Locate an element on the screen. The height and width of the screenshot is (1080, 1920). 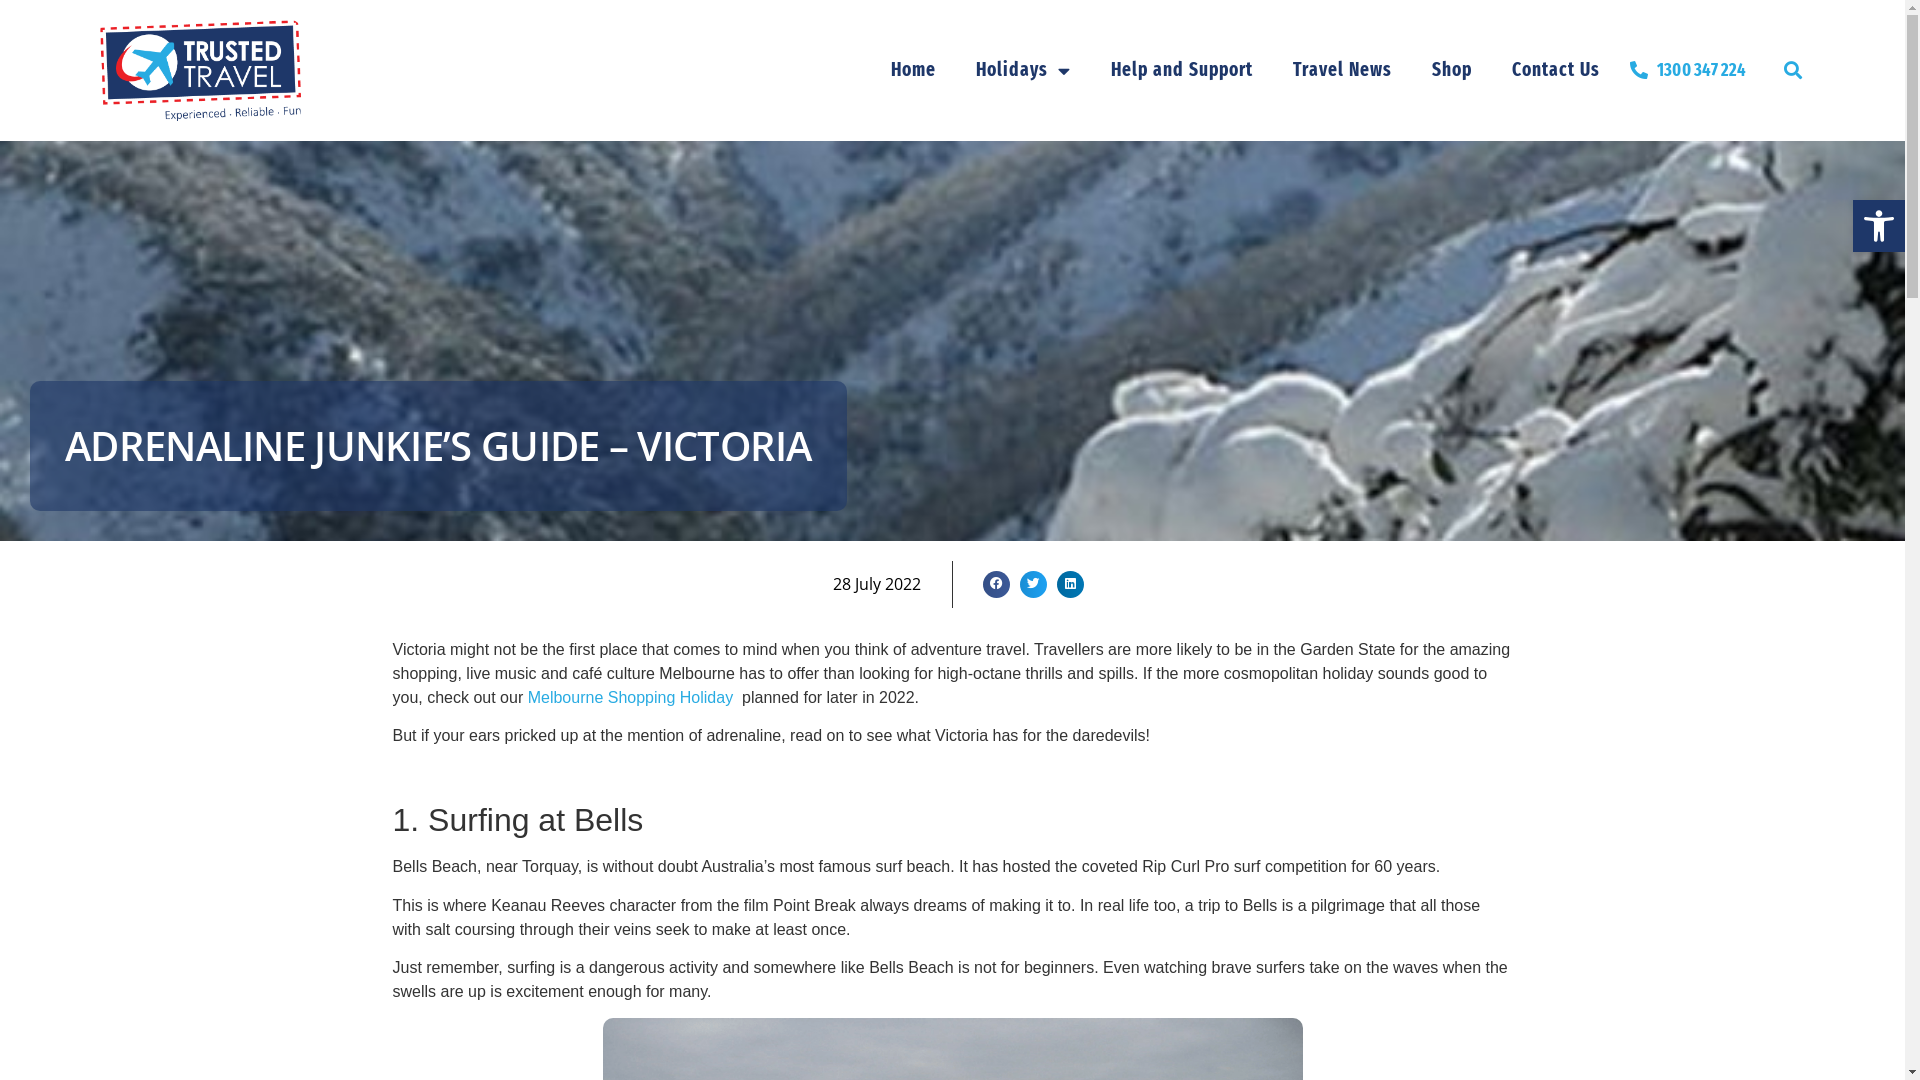
'1300 347 224' is located at coordinates (1687, 69).